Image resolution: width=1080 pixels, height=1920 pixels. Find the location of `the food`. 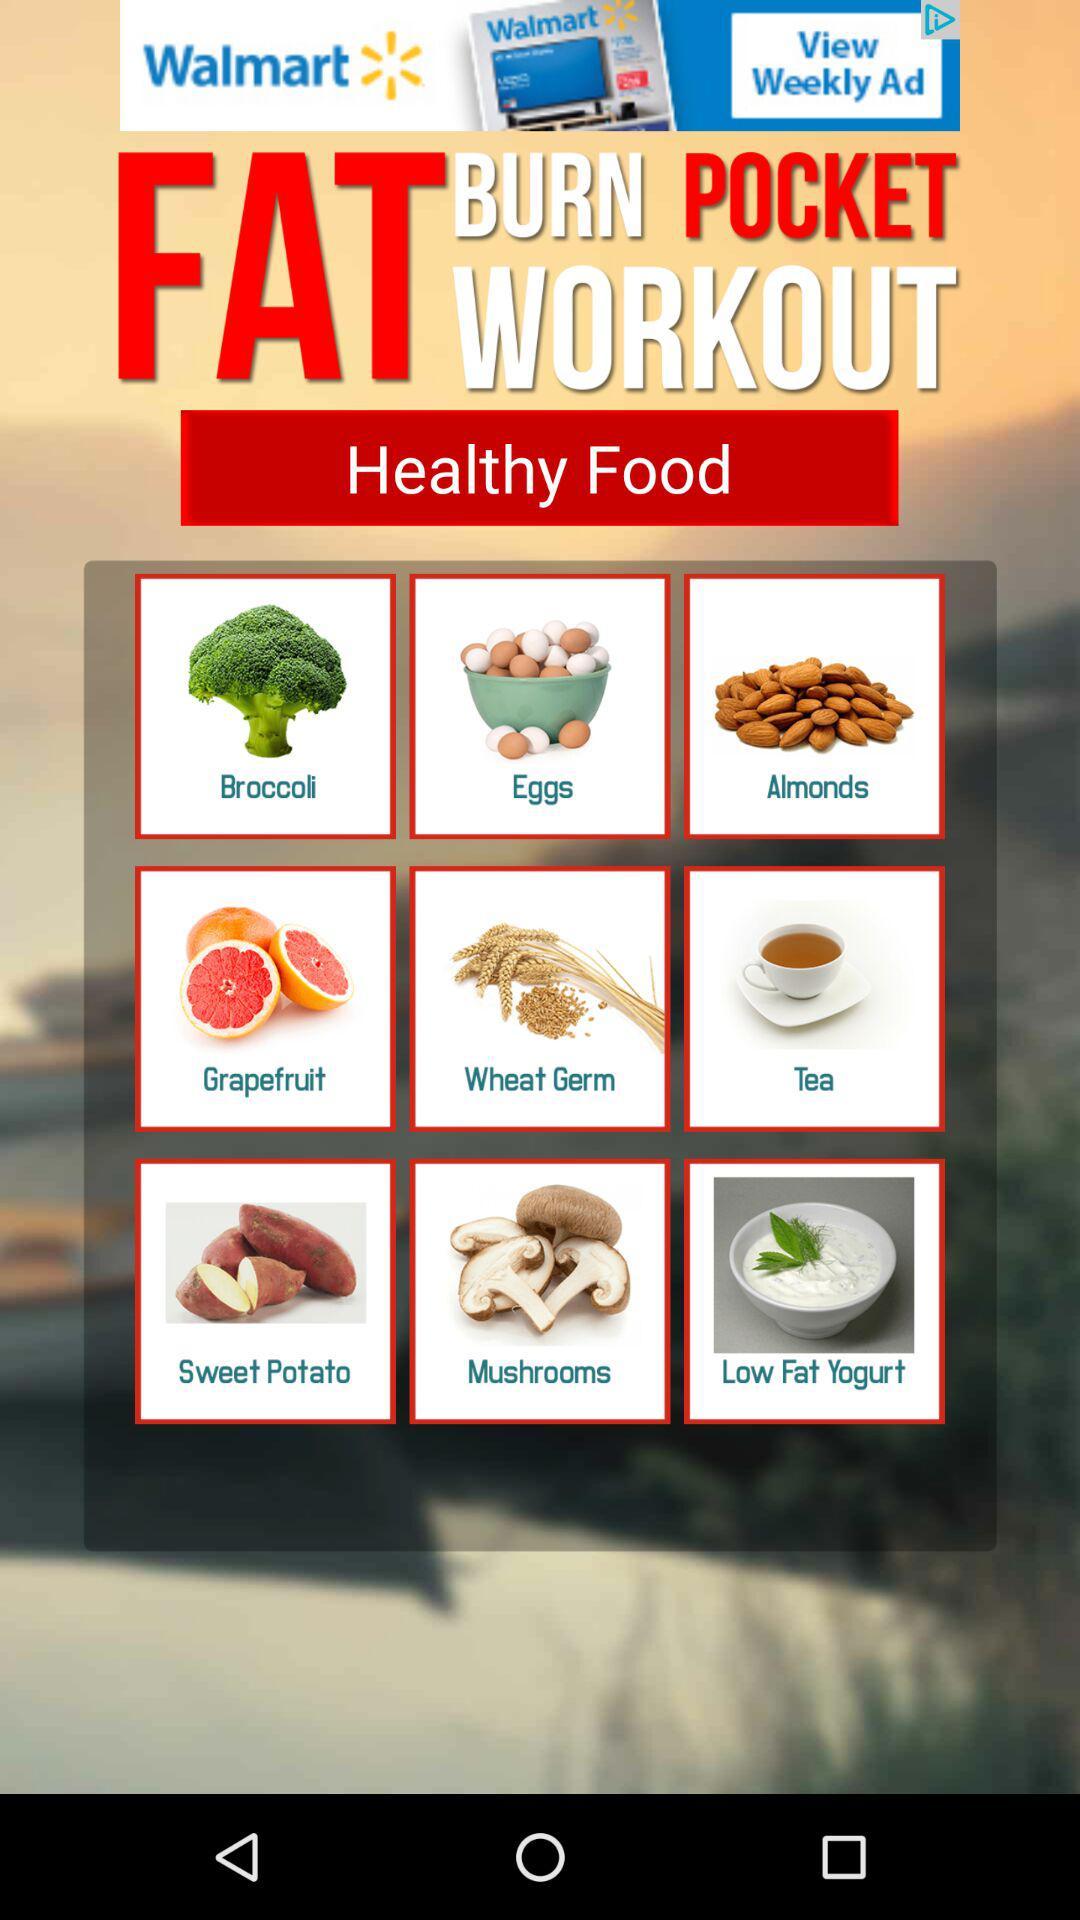

the food is located at coordinates (814, 1291).